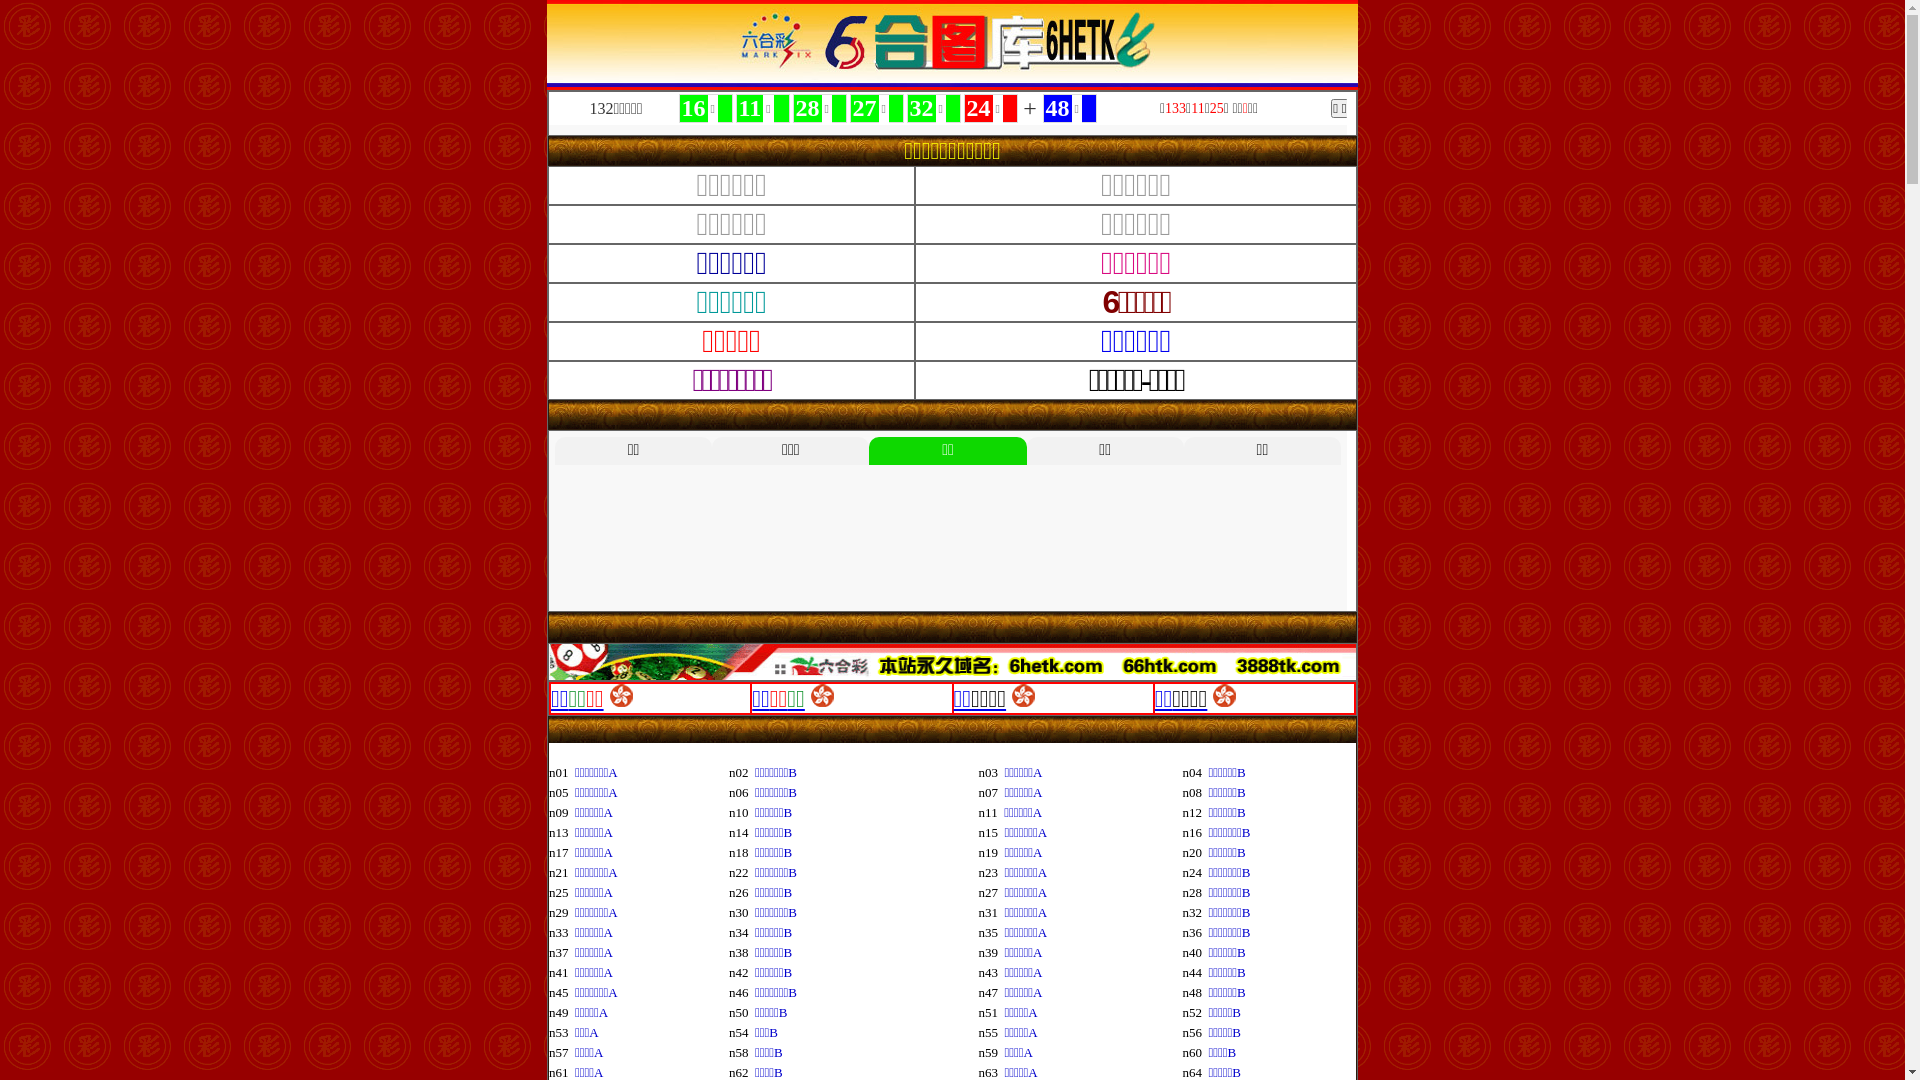 The width and height of the screenshot is (1920, 1080). I want to click on 'n36 ', so click(1195, 932).